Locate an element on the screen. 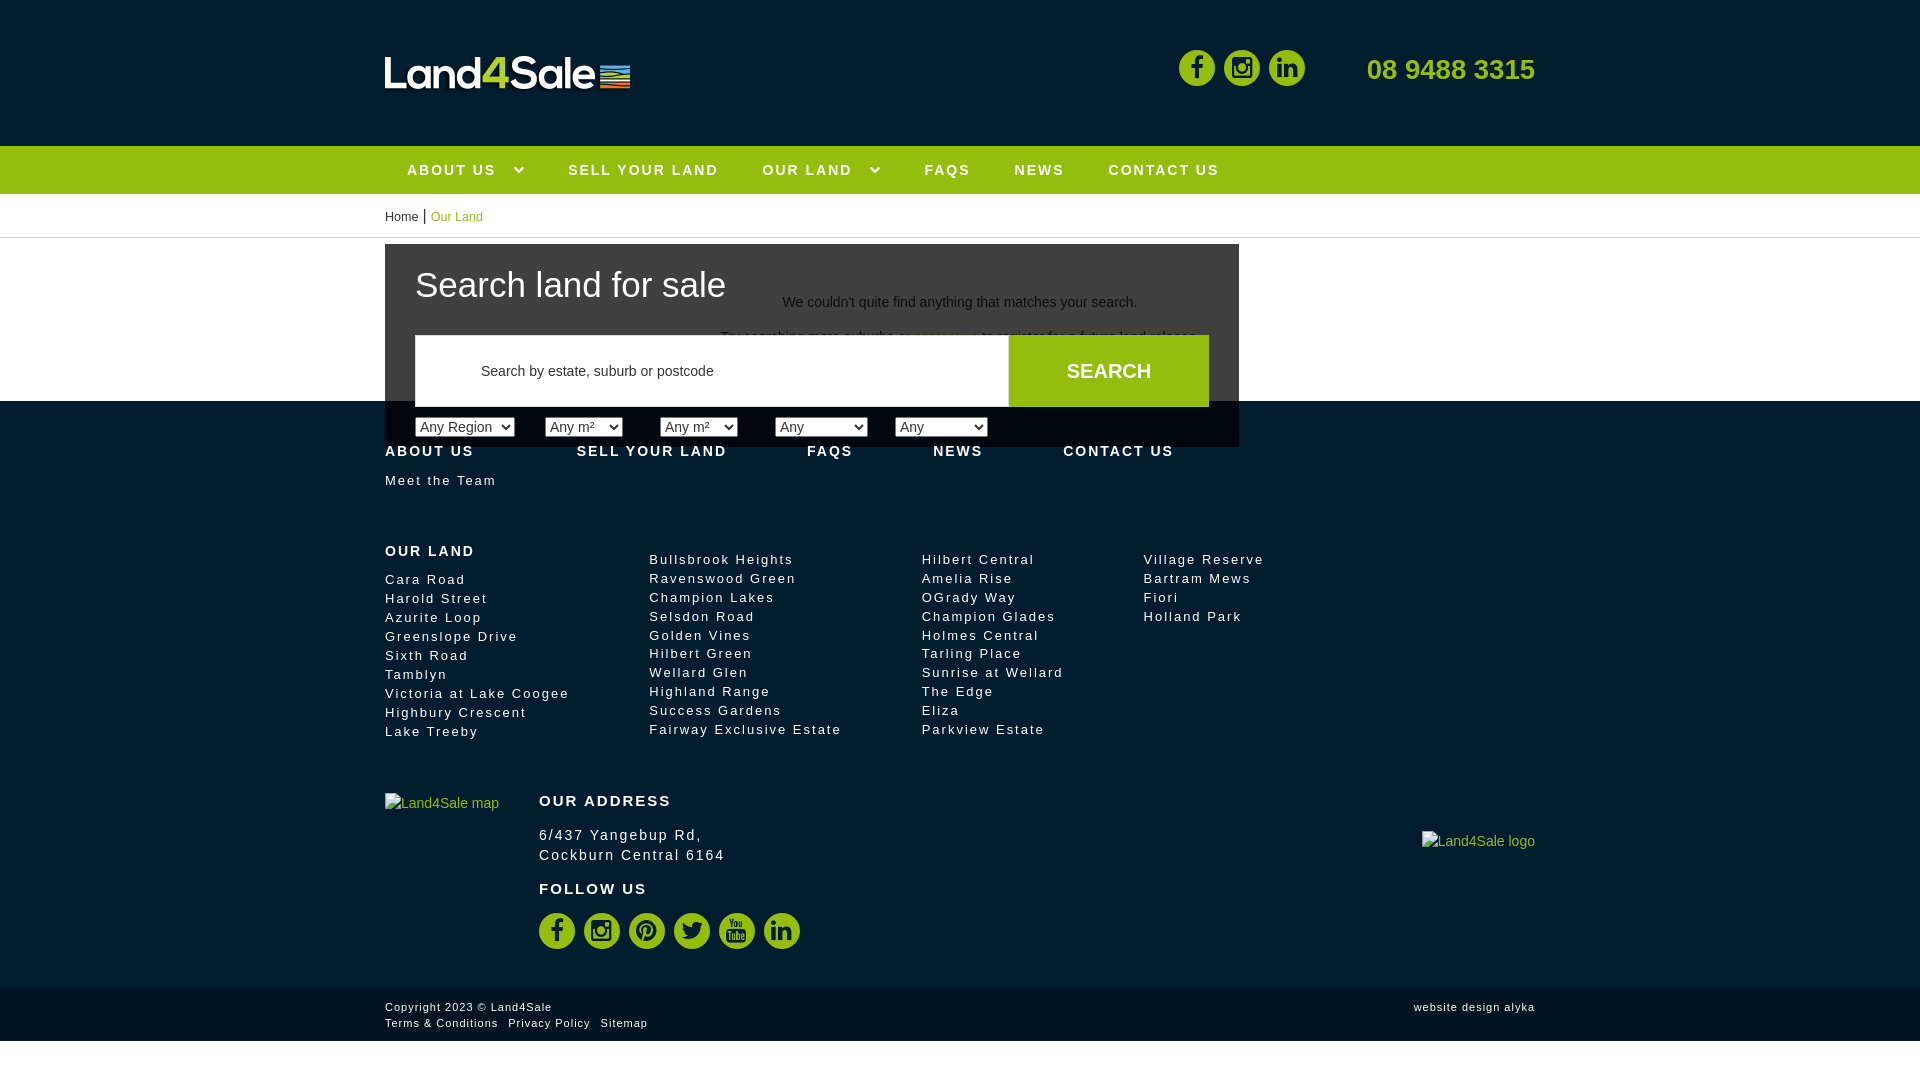 This screenshot has height=1080, width=1920. 'Golden Vines' is located at coordinates (648, 635).